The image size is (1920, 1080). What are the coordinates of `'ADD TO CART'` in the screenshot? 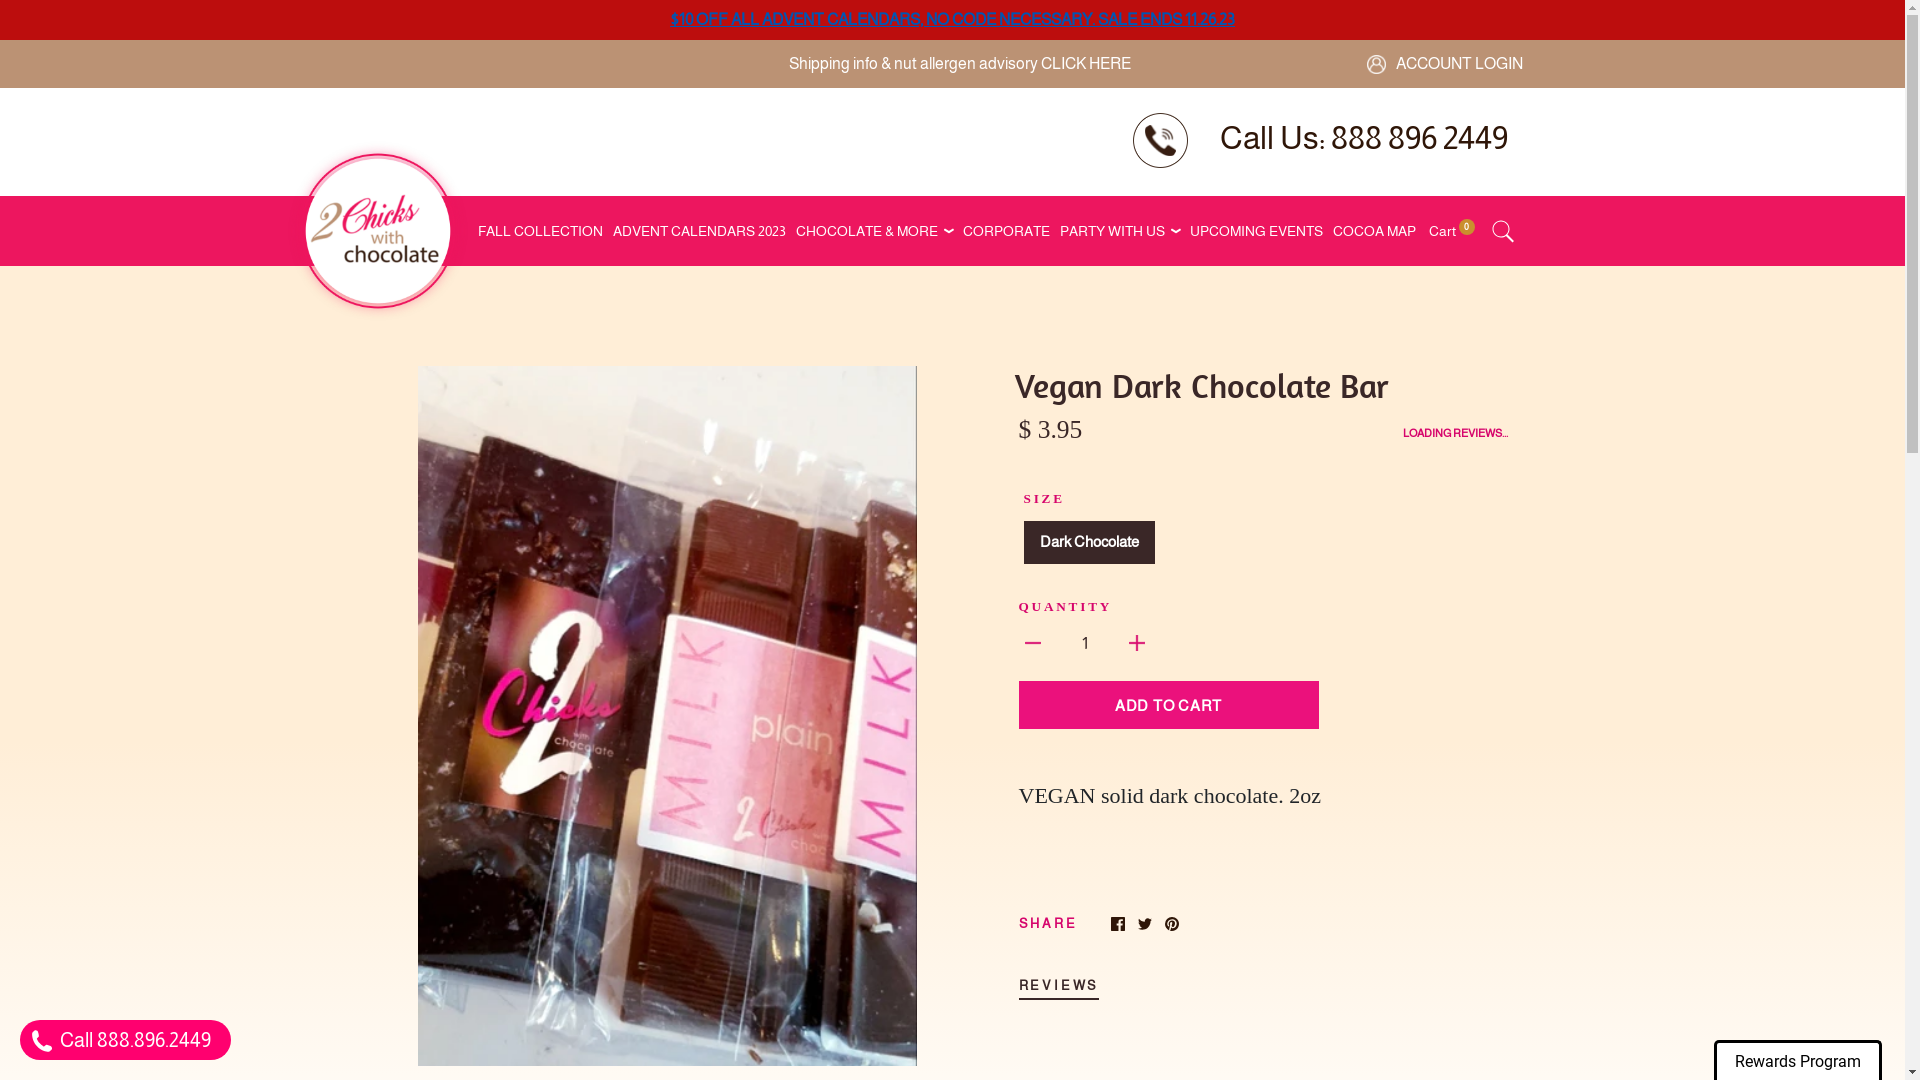 It's located at (1167, 704).